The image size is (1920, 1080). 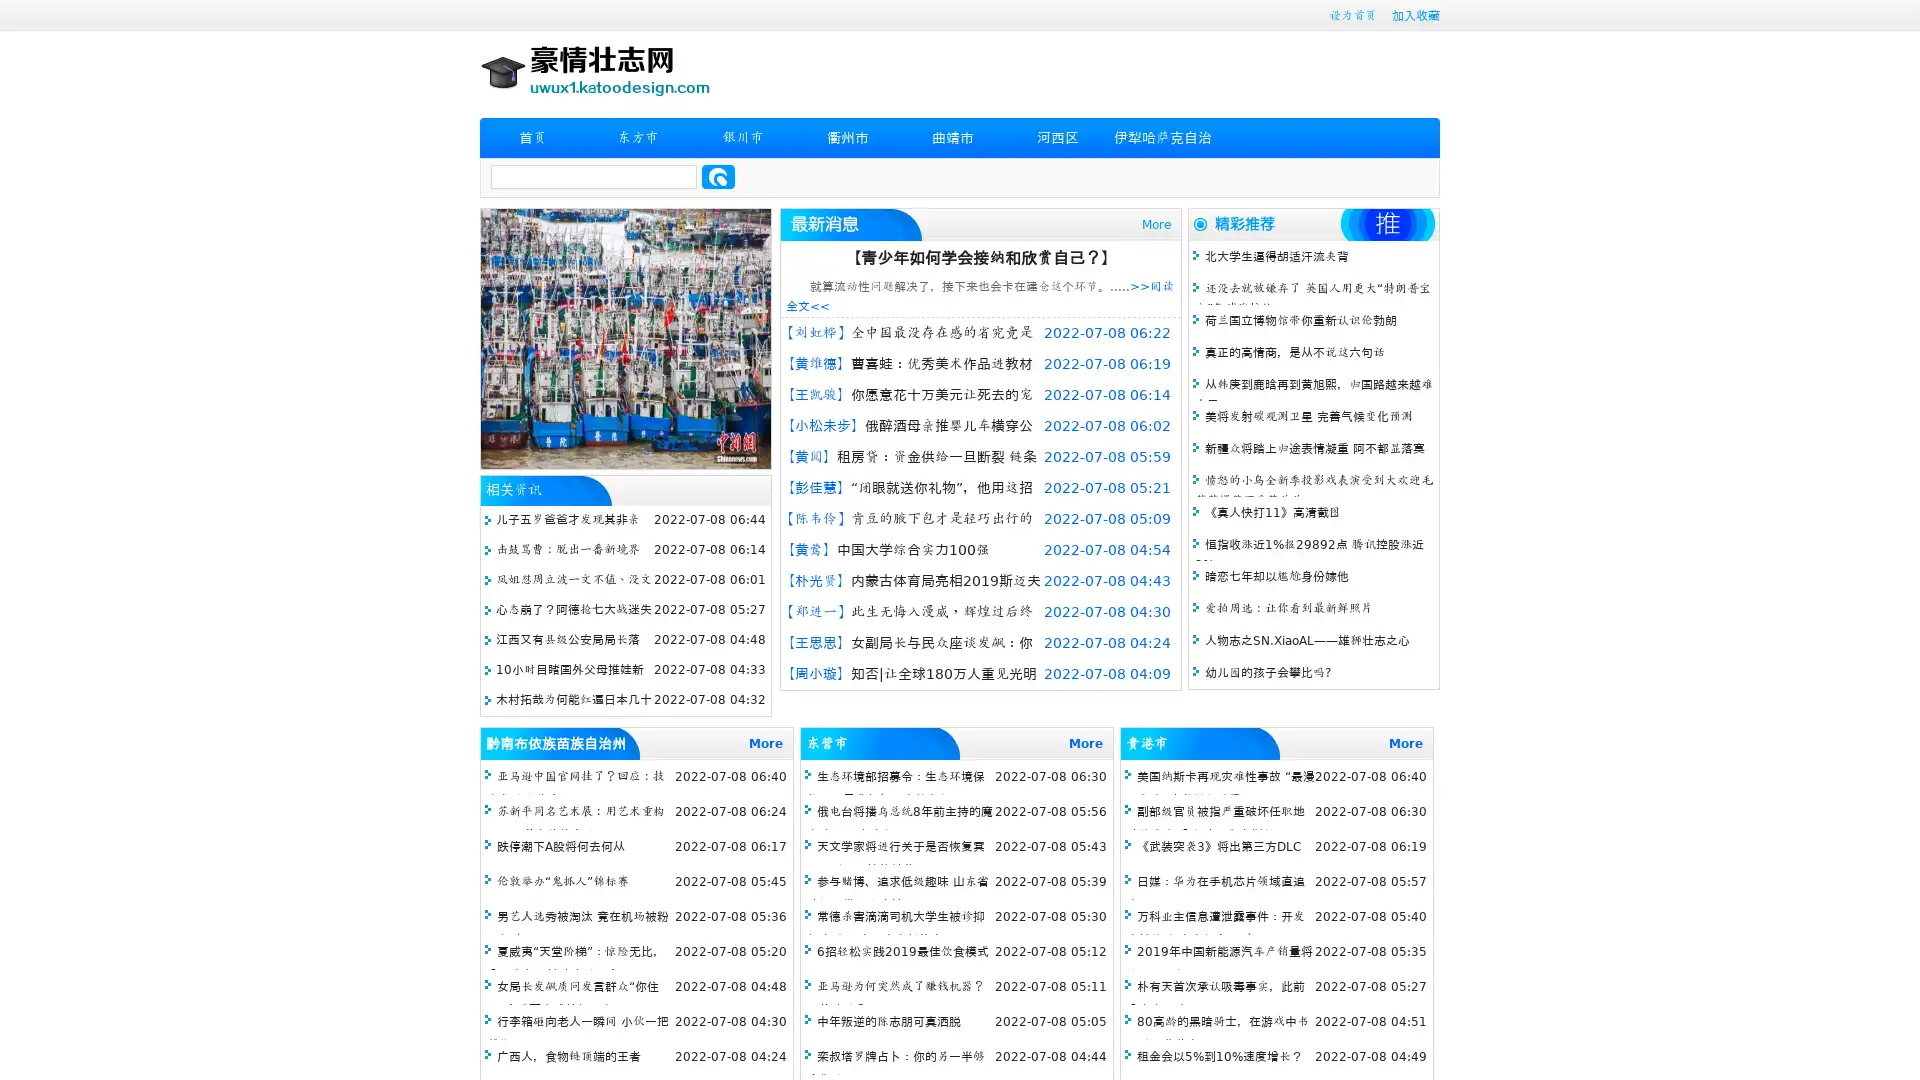 What do you see at coordinates (718, 176) in the screenshot?
I see `Search` at bounding box center [718, 176].